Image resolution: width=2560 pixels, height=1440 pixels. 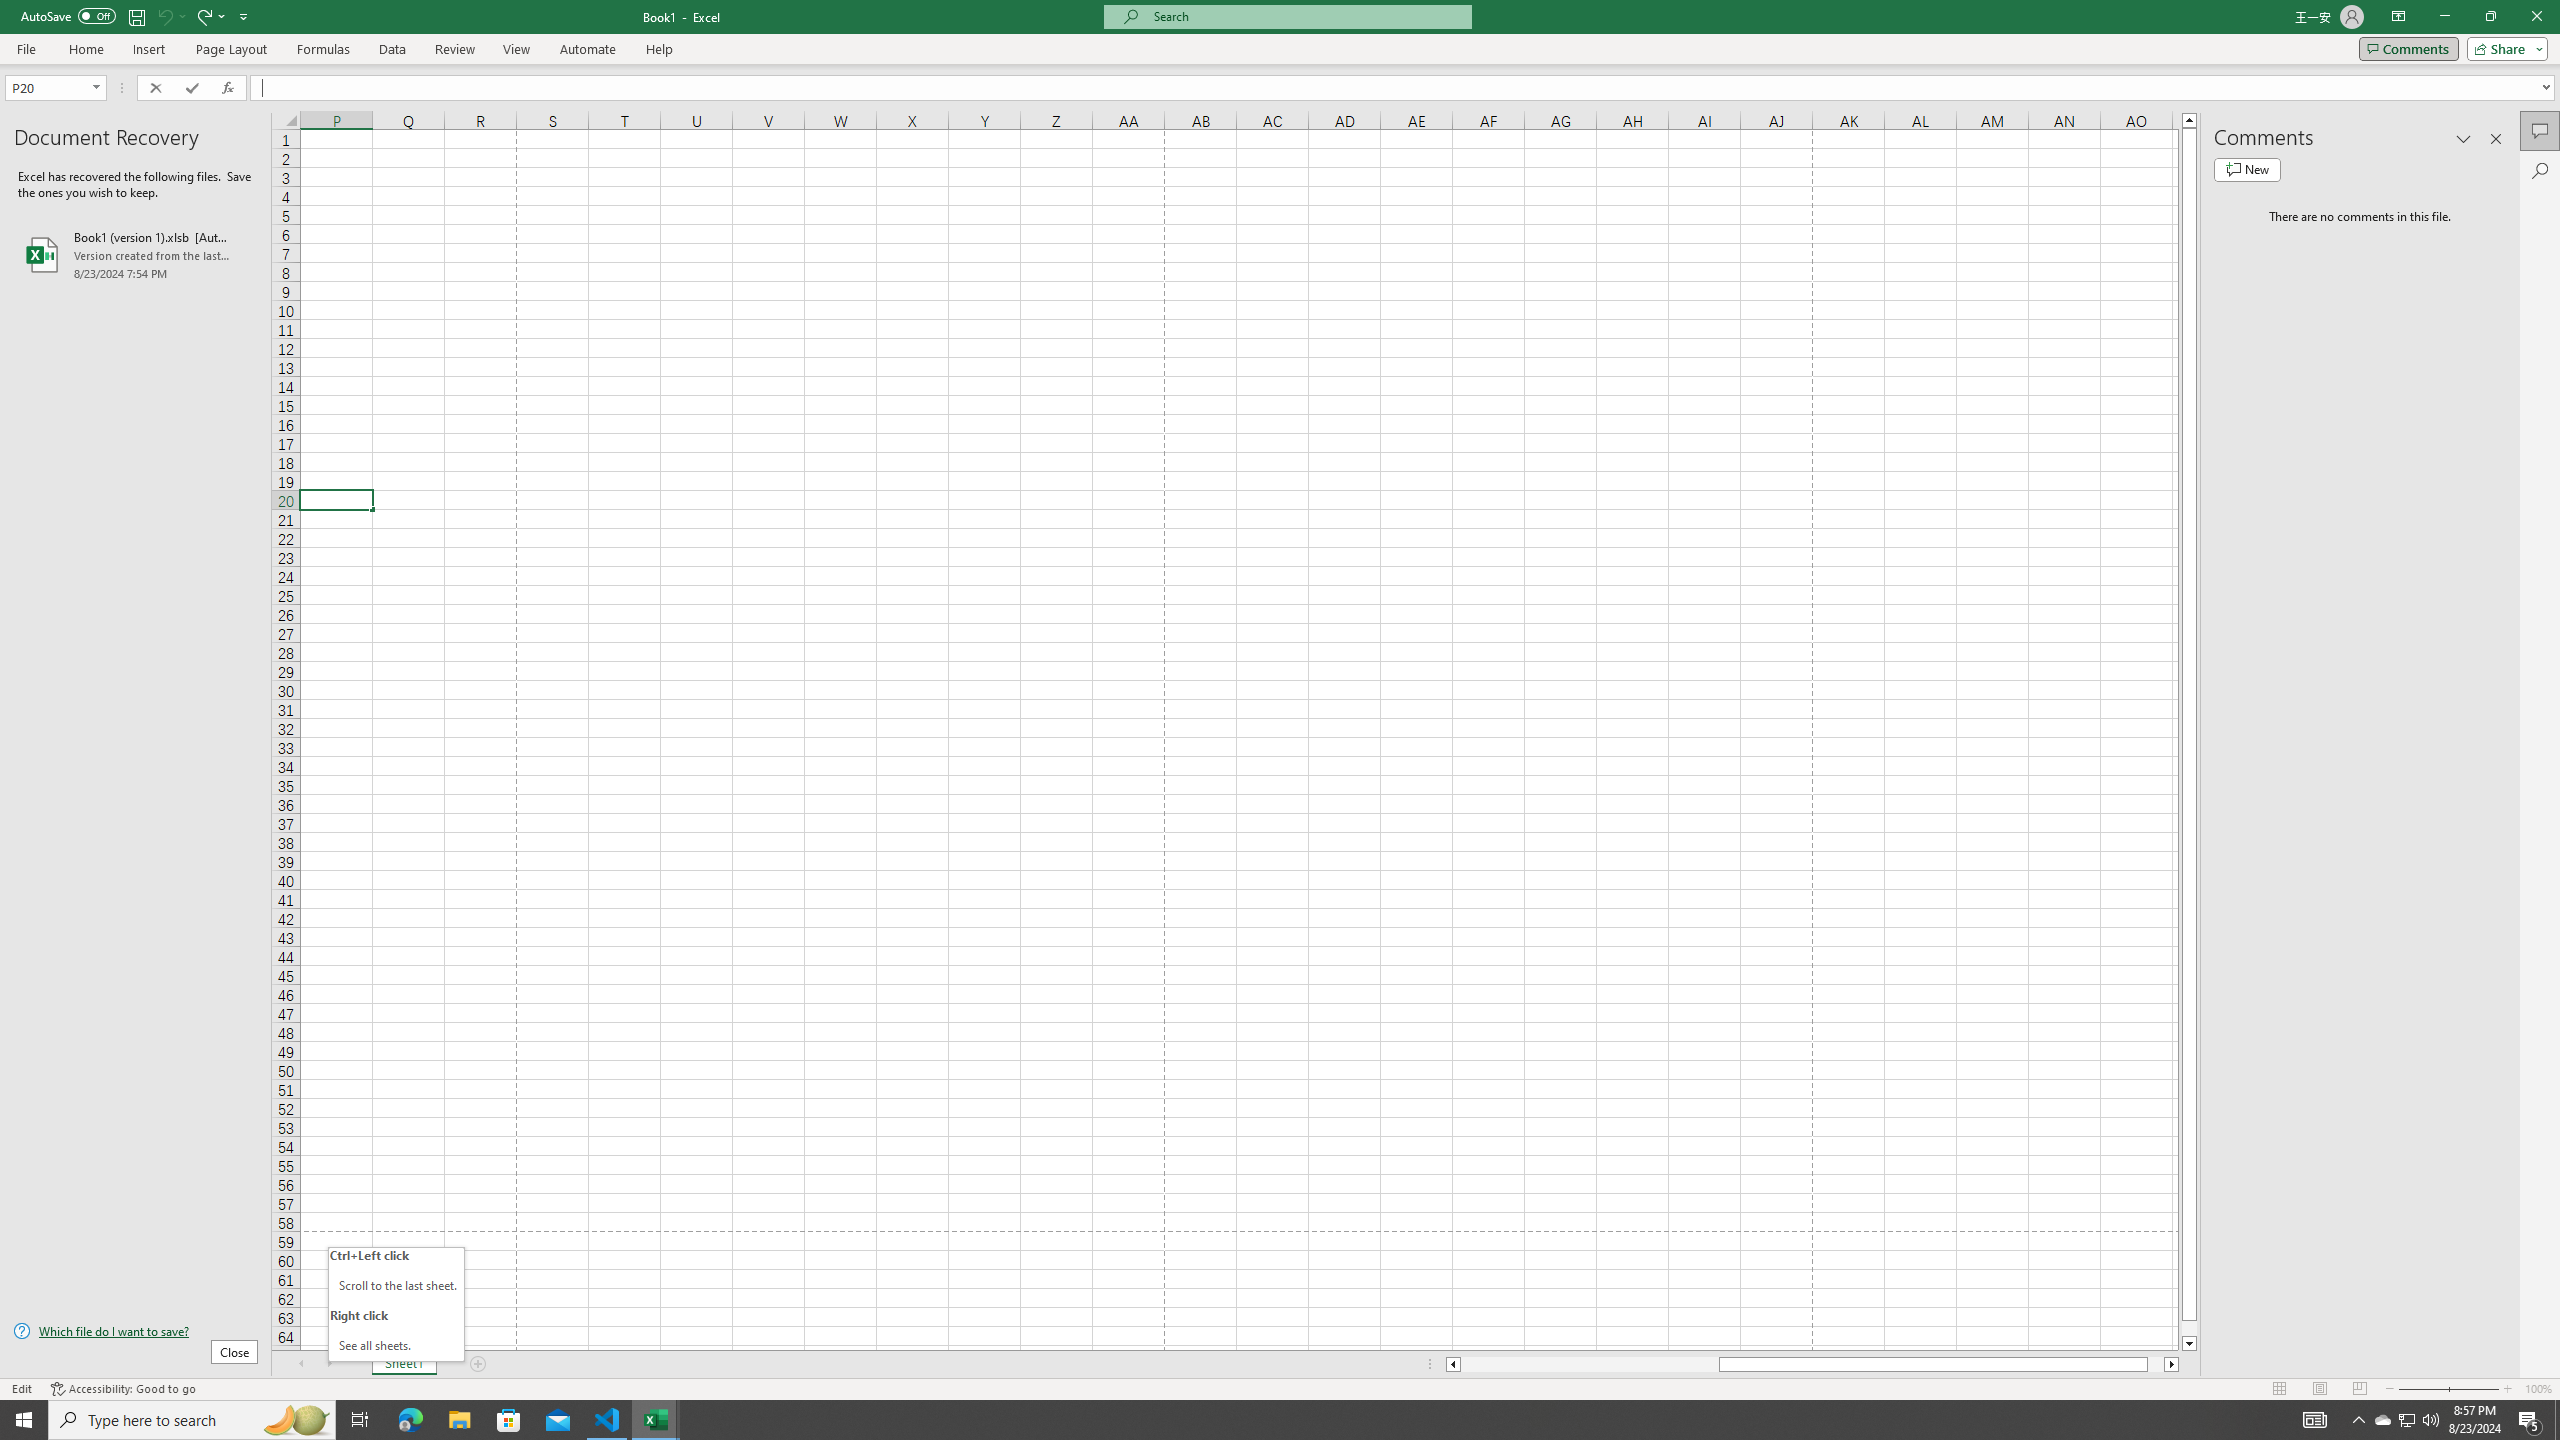 What do you see at coordinates (2408, 47) in the screenshot?
I see `'Comments'` at bounding box center [2408, 47].